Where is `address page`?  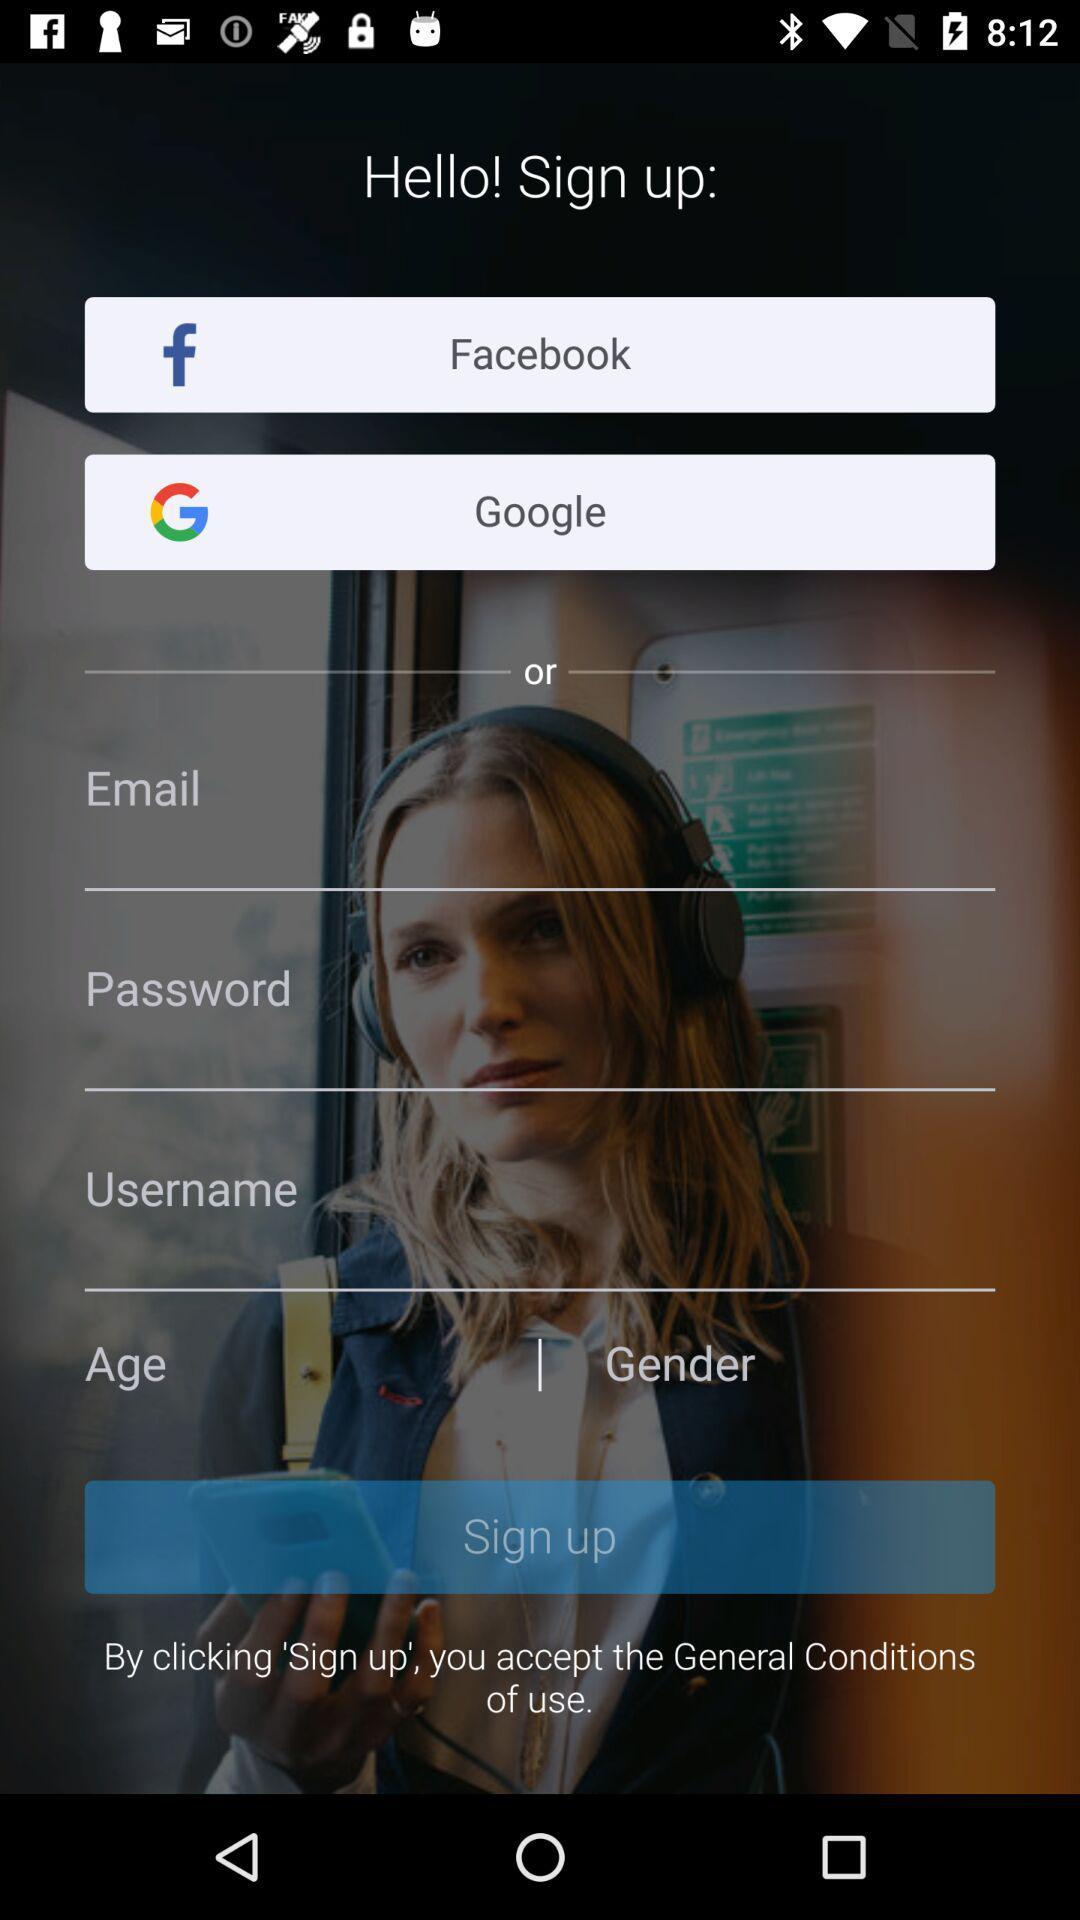
address page is located at coordinates (798, 1363).